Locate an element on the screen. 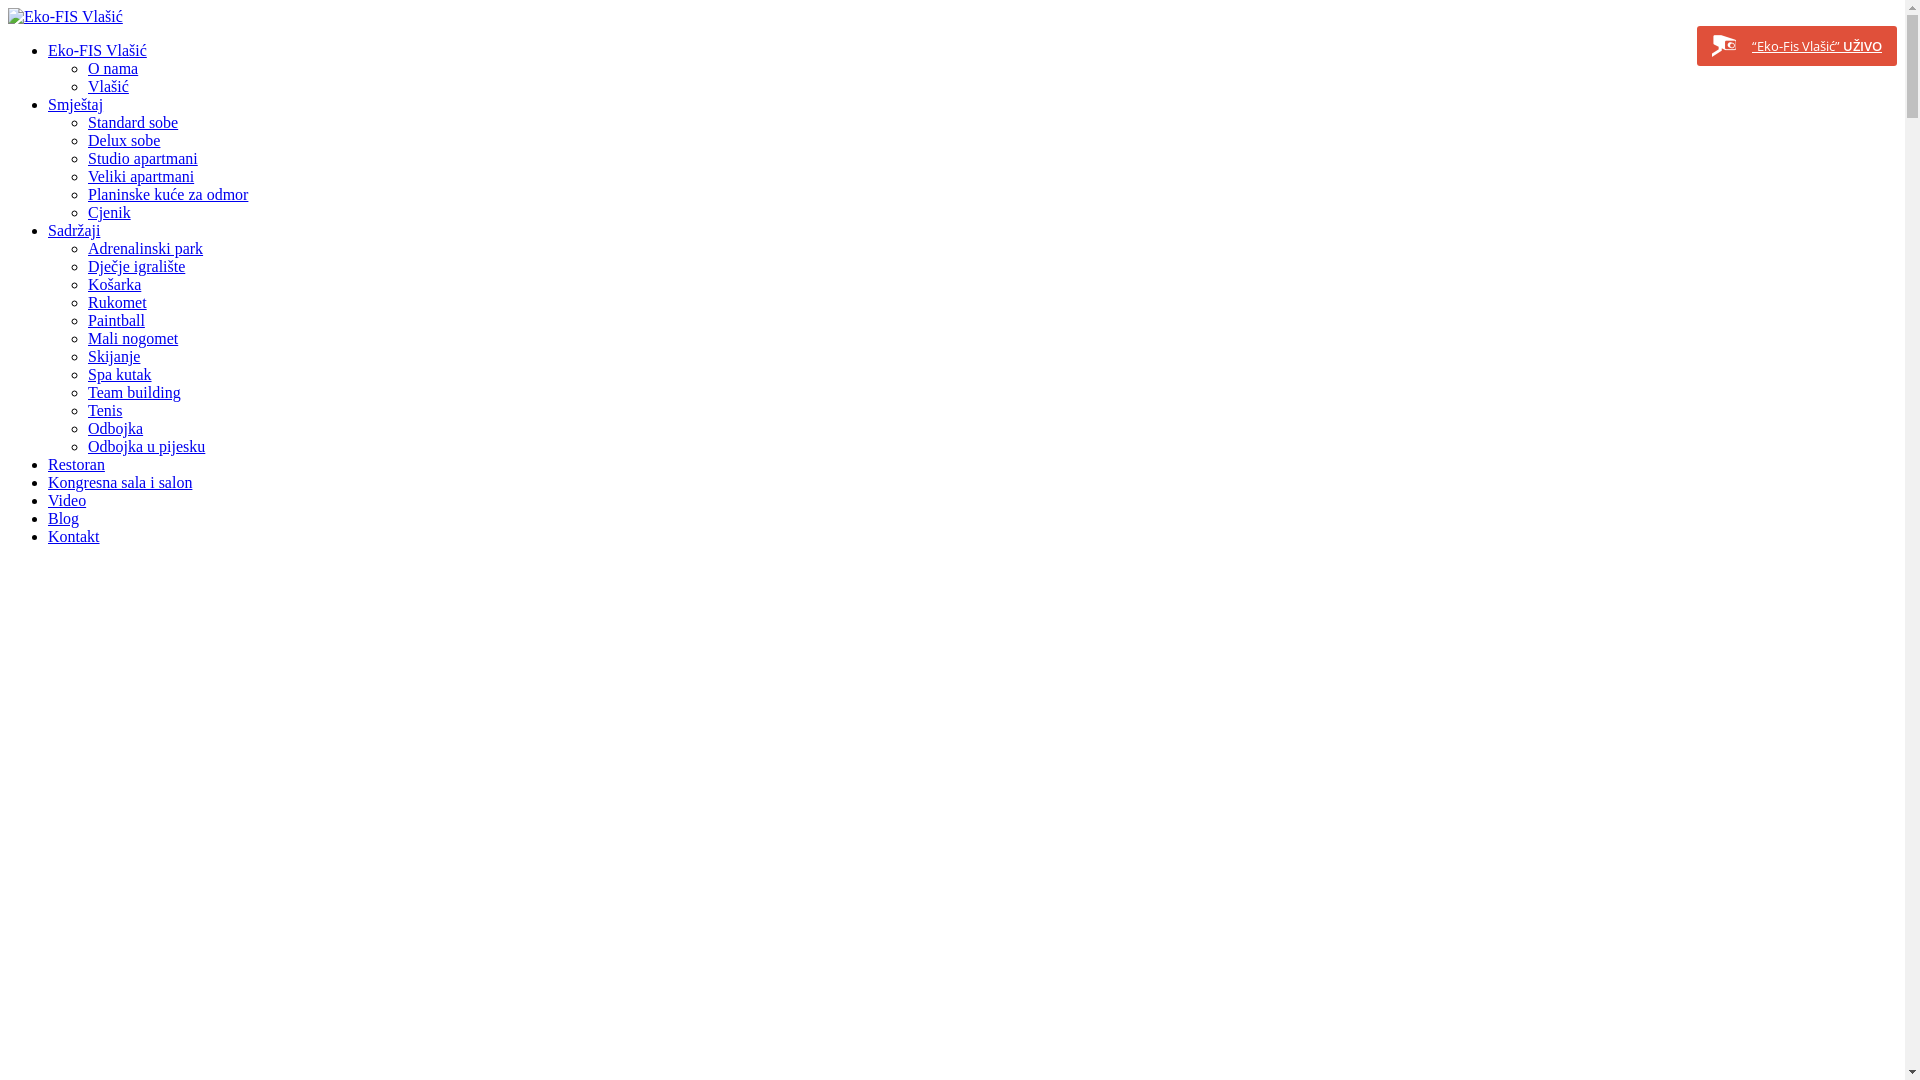 The height and width of the screenshot is (1080, 1920). 'Studio apartmani' is located at coordinates (142, 157).